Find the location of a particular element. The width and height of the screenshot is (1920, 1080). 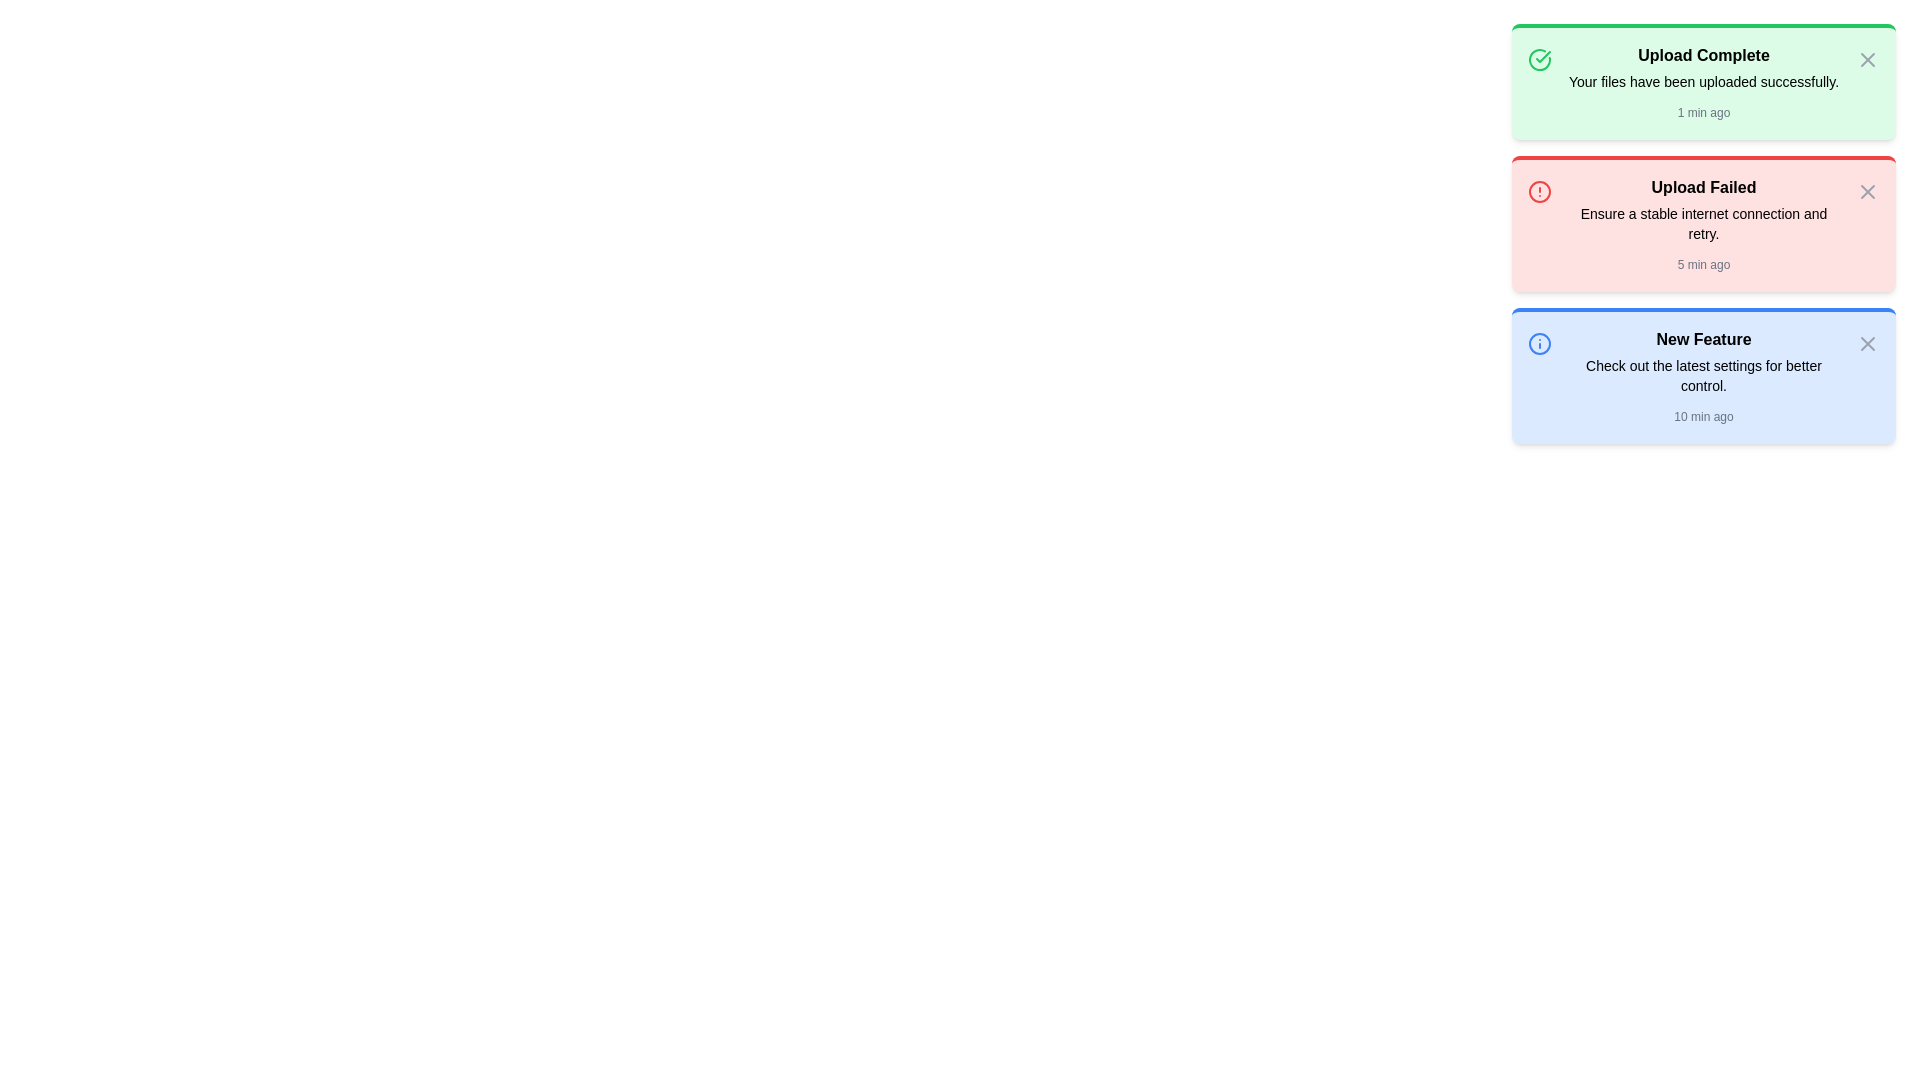

the 'X' icon button in the top-right corner of the notification card is located at coordinates (1866, 192).